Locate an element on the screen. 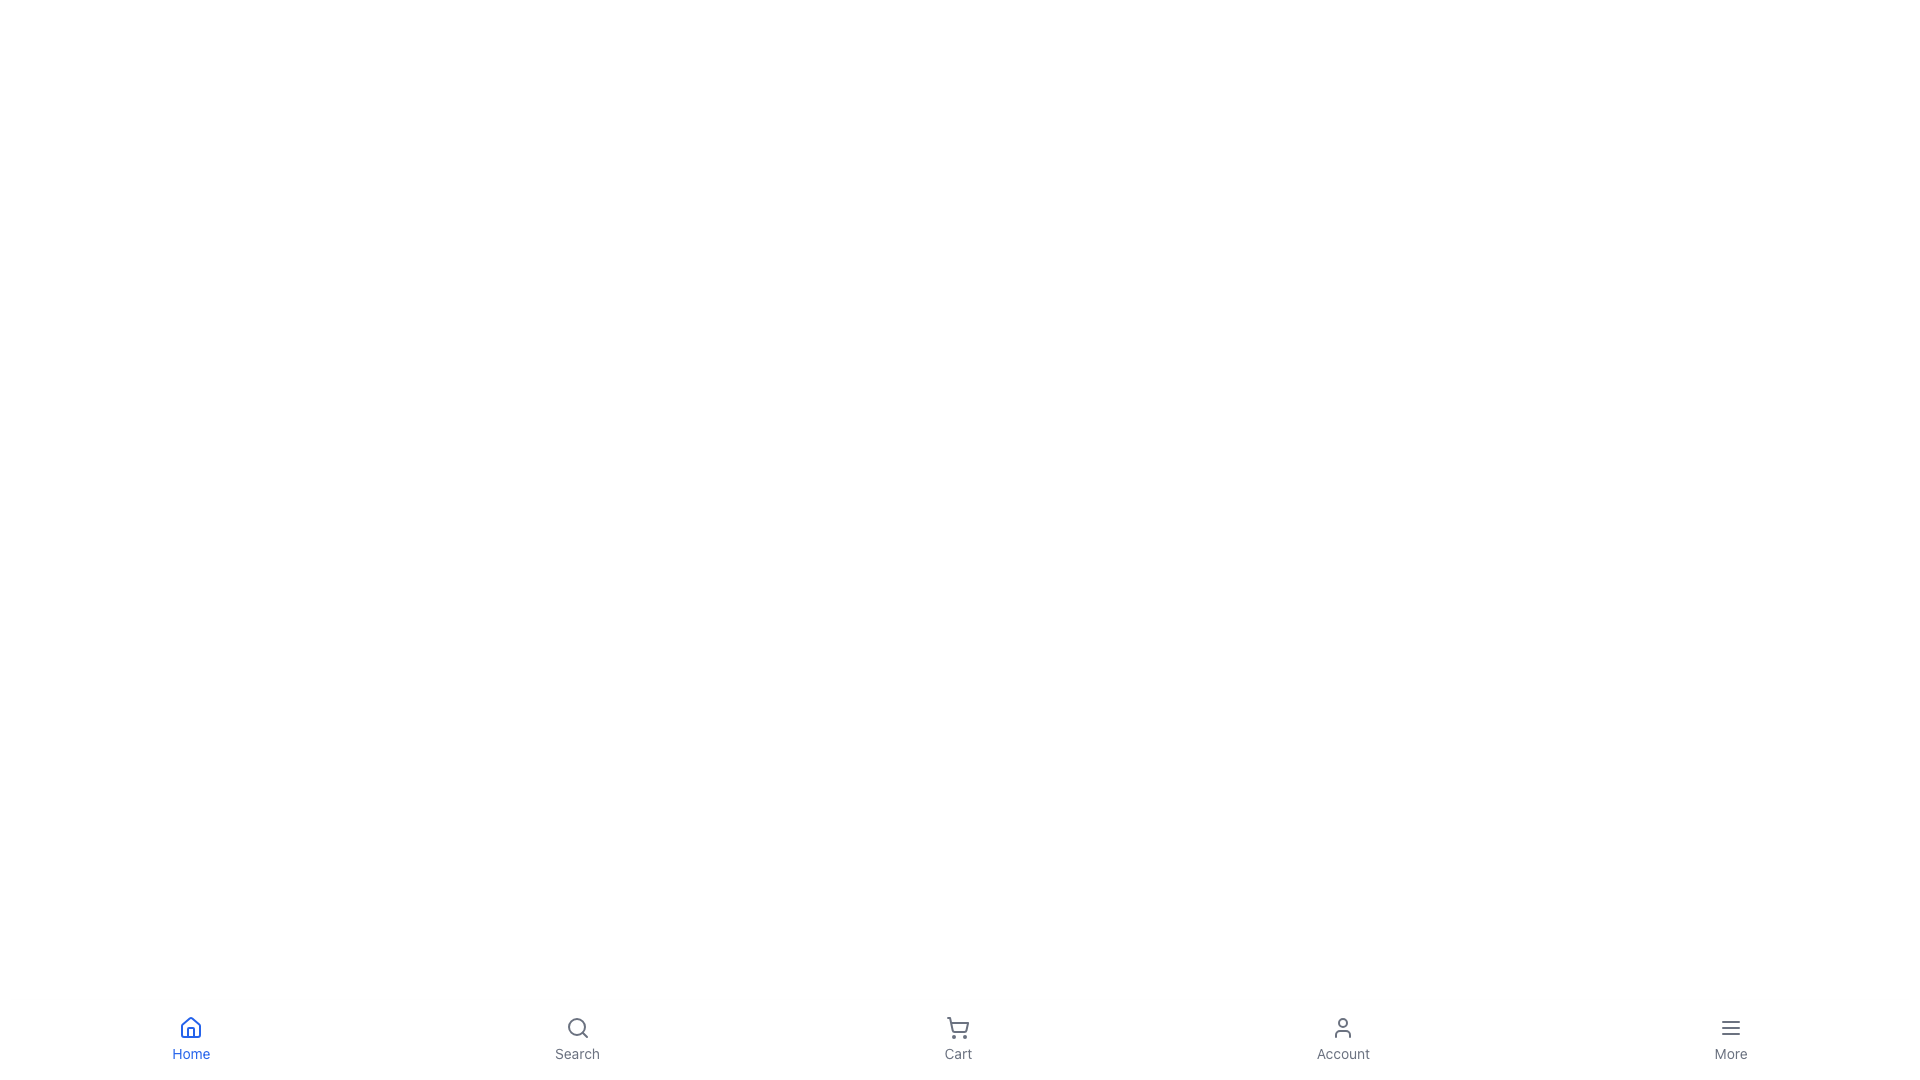 This screenshot has height=1080, width=1920. the 'Cart' button with a shopping cart icon located in the bottom navigation bar to change its color is located at coordinates (957, 1039).